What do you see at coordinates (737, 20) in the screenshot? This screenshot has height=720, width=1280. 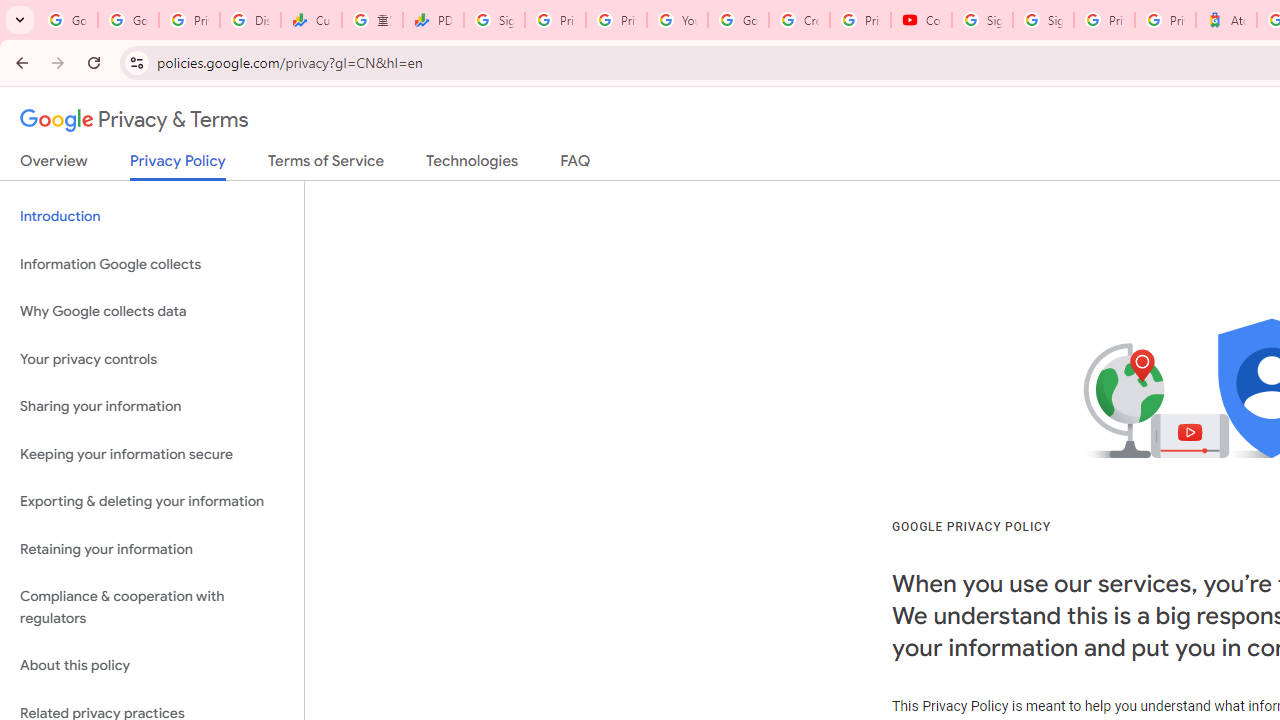 I see `'Google Account Help'` at bounding box center [737, 20].